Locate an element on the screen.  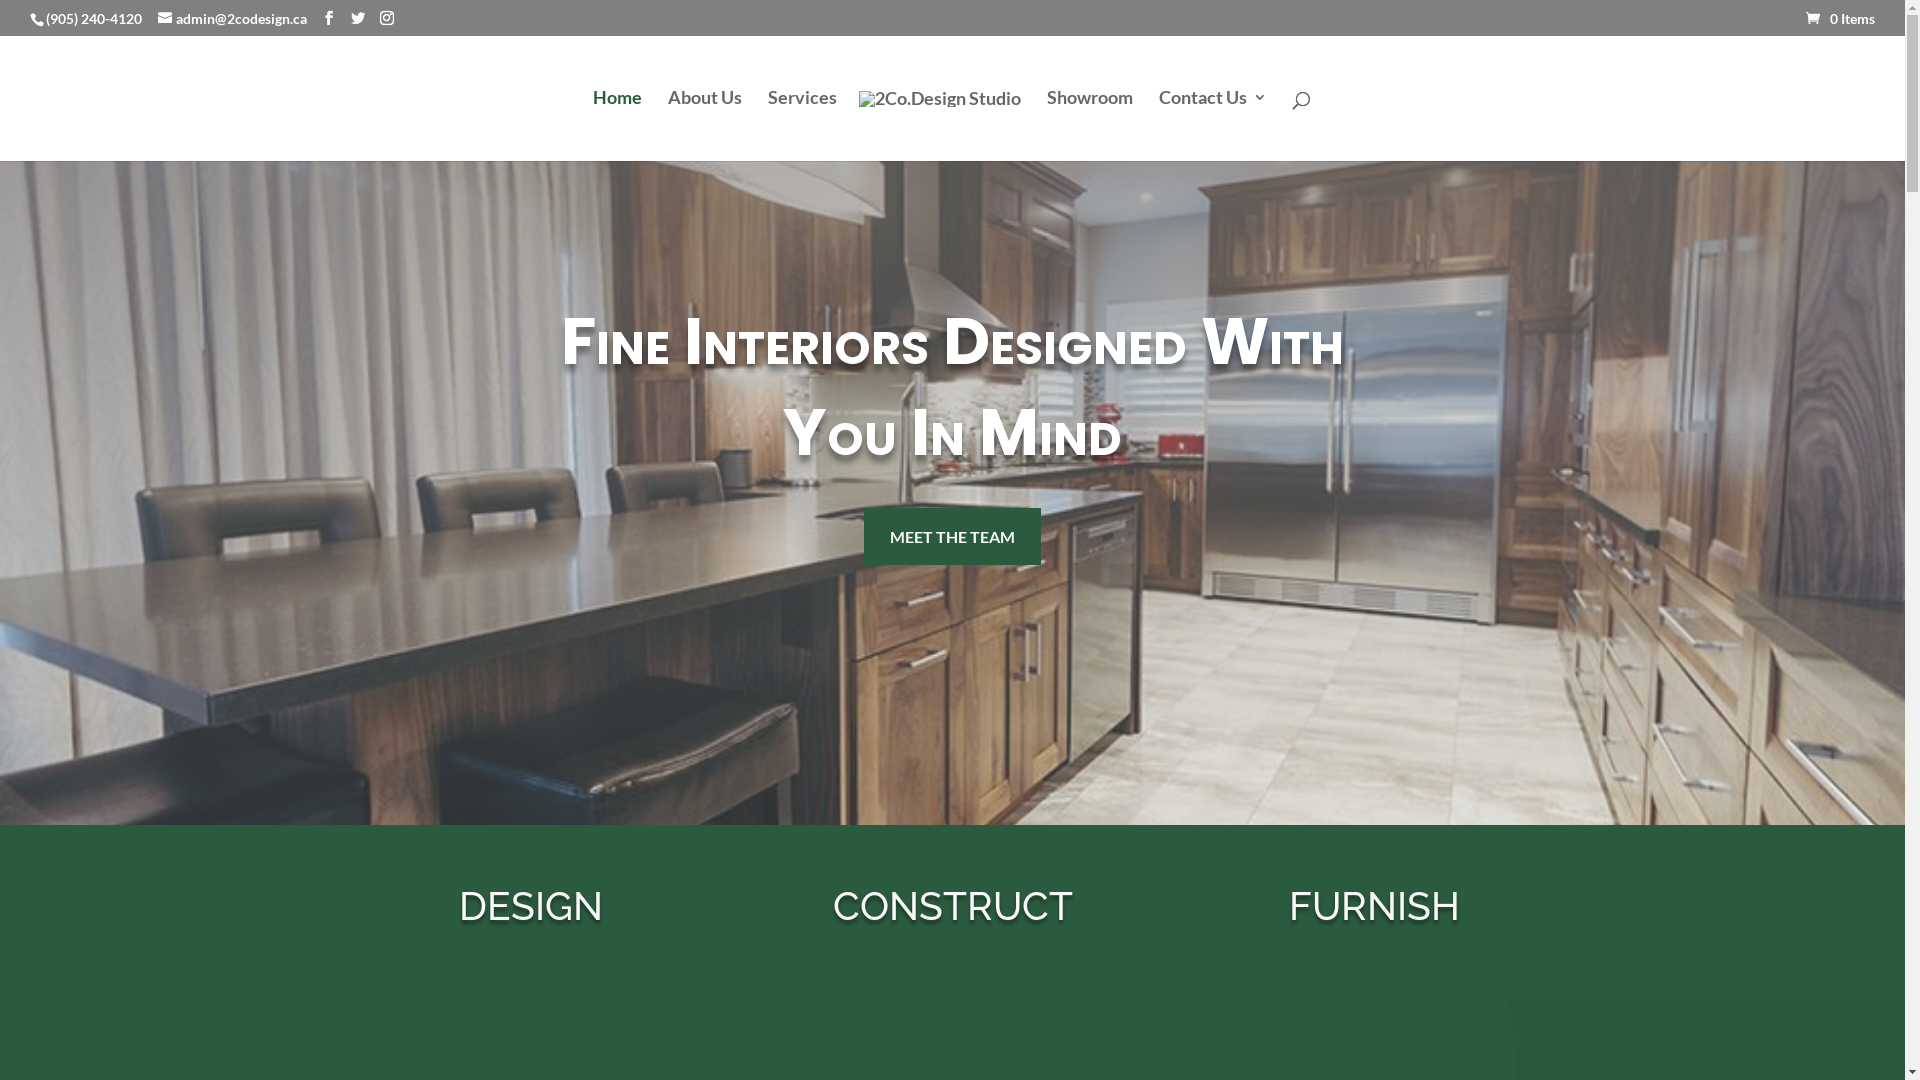
'0 Items' is located at coordinates (1840, 18).